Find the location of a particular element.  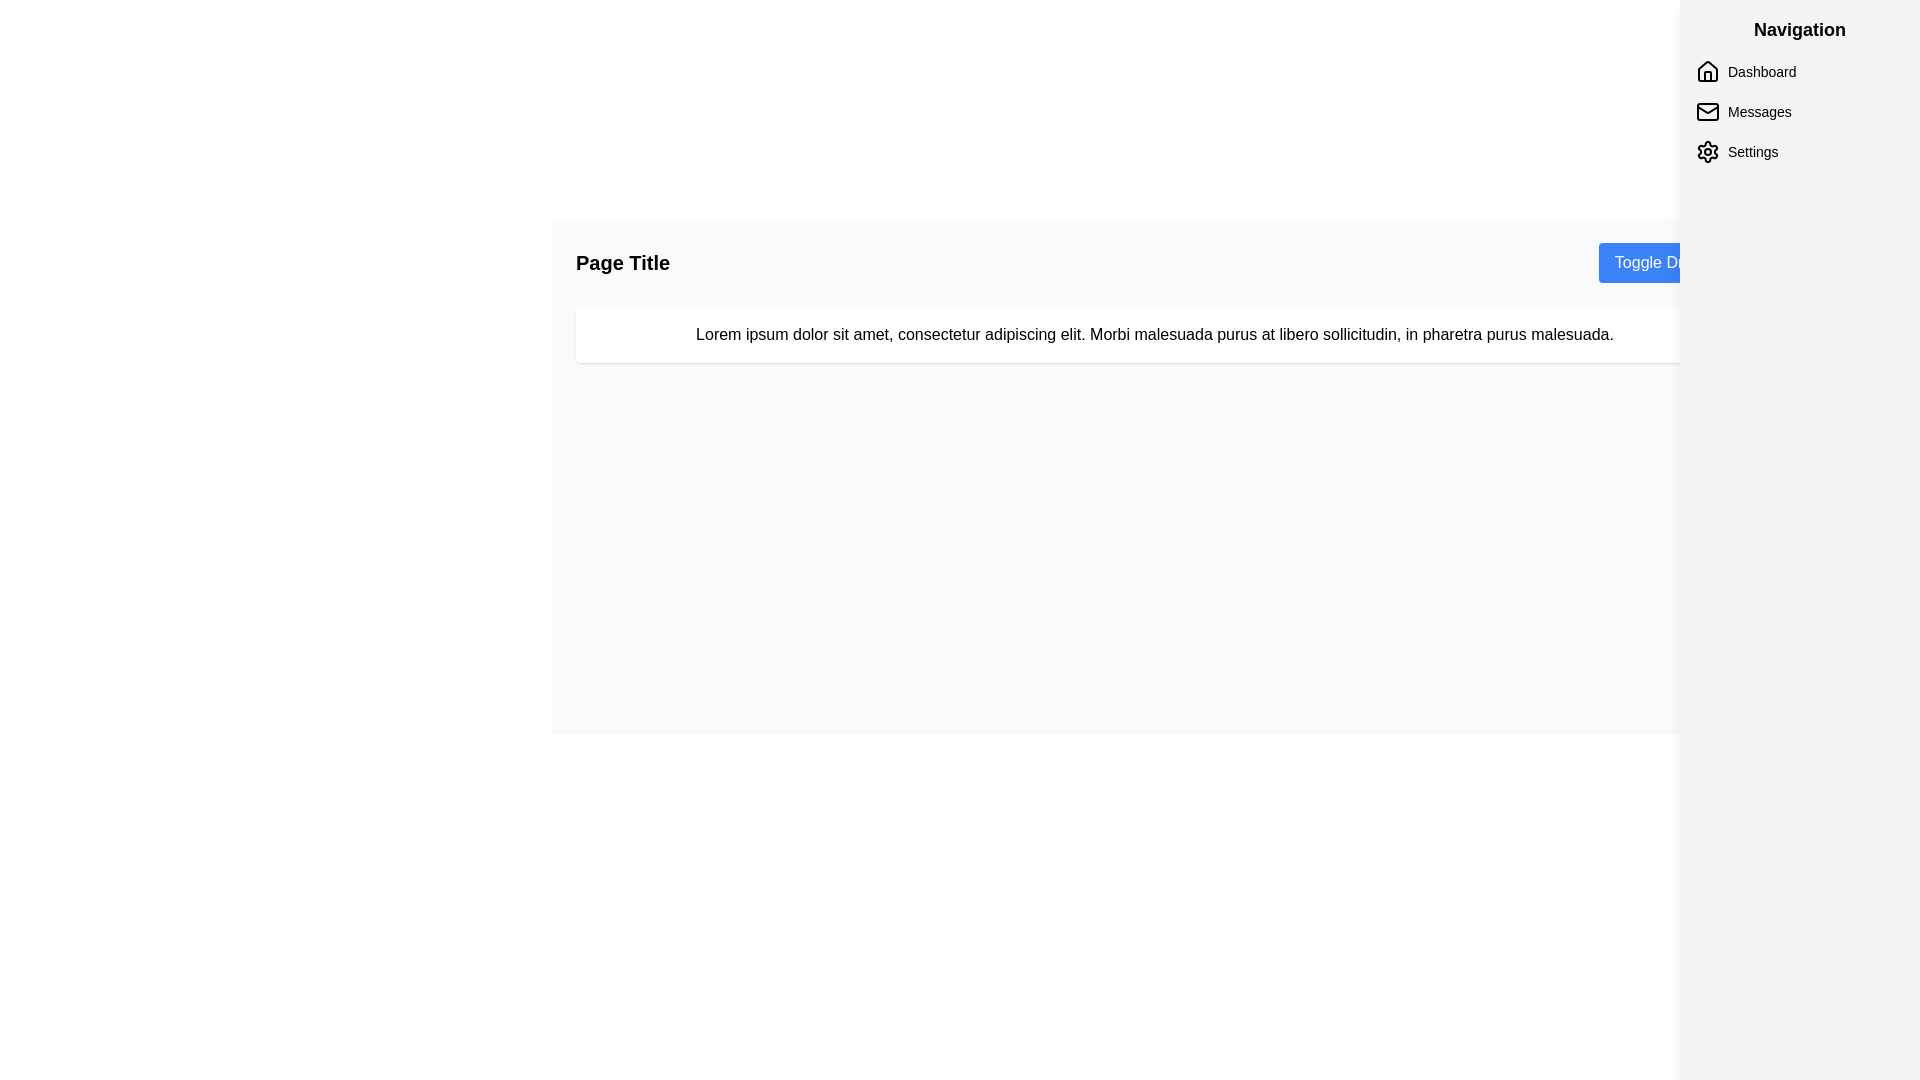

the 'Messages' text label in the navigation menu, which is styled with a small font size and medium weight, located on the right side of the interface as the second item in the list of navigation options is located at coordinates (1758, 111).